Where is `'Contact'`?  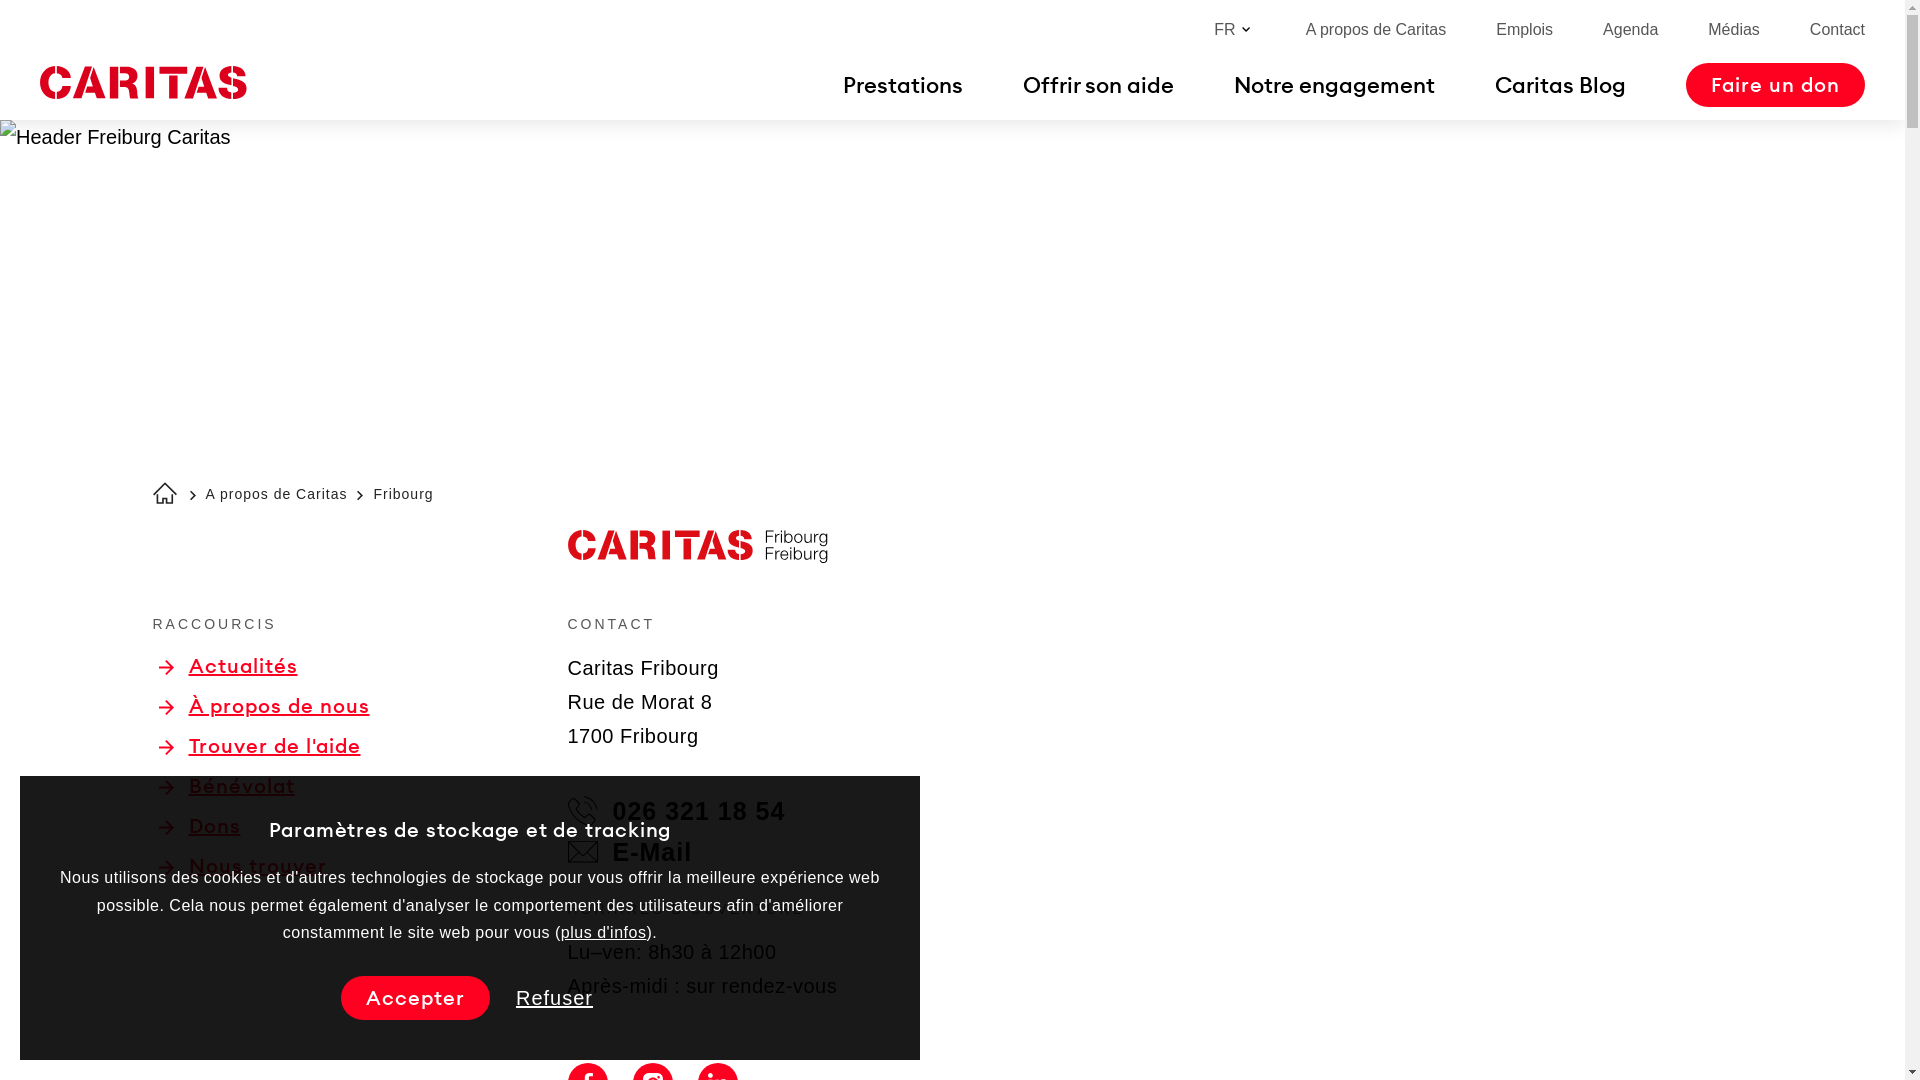
'Contact' is located at coordinates (1837, 29).